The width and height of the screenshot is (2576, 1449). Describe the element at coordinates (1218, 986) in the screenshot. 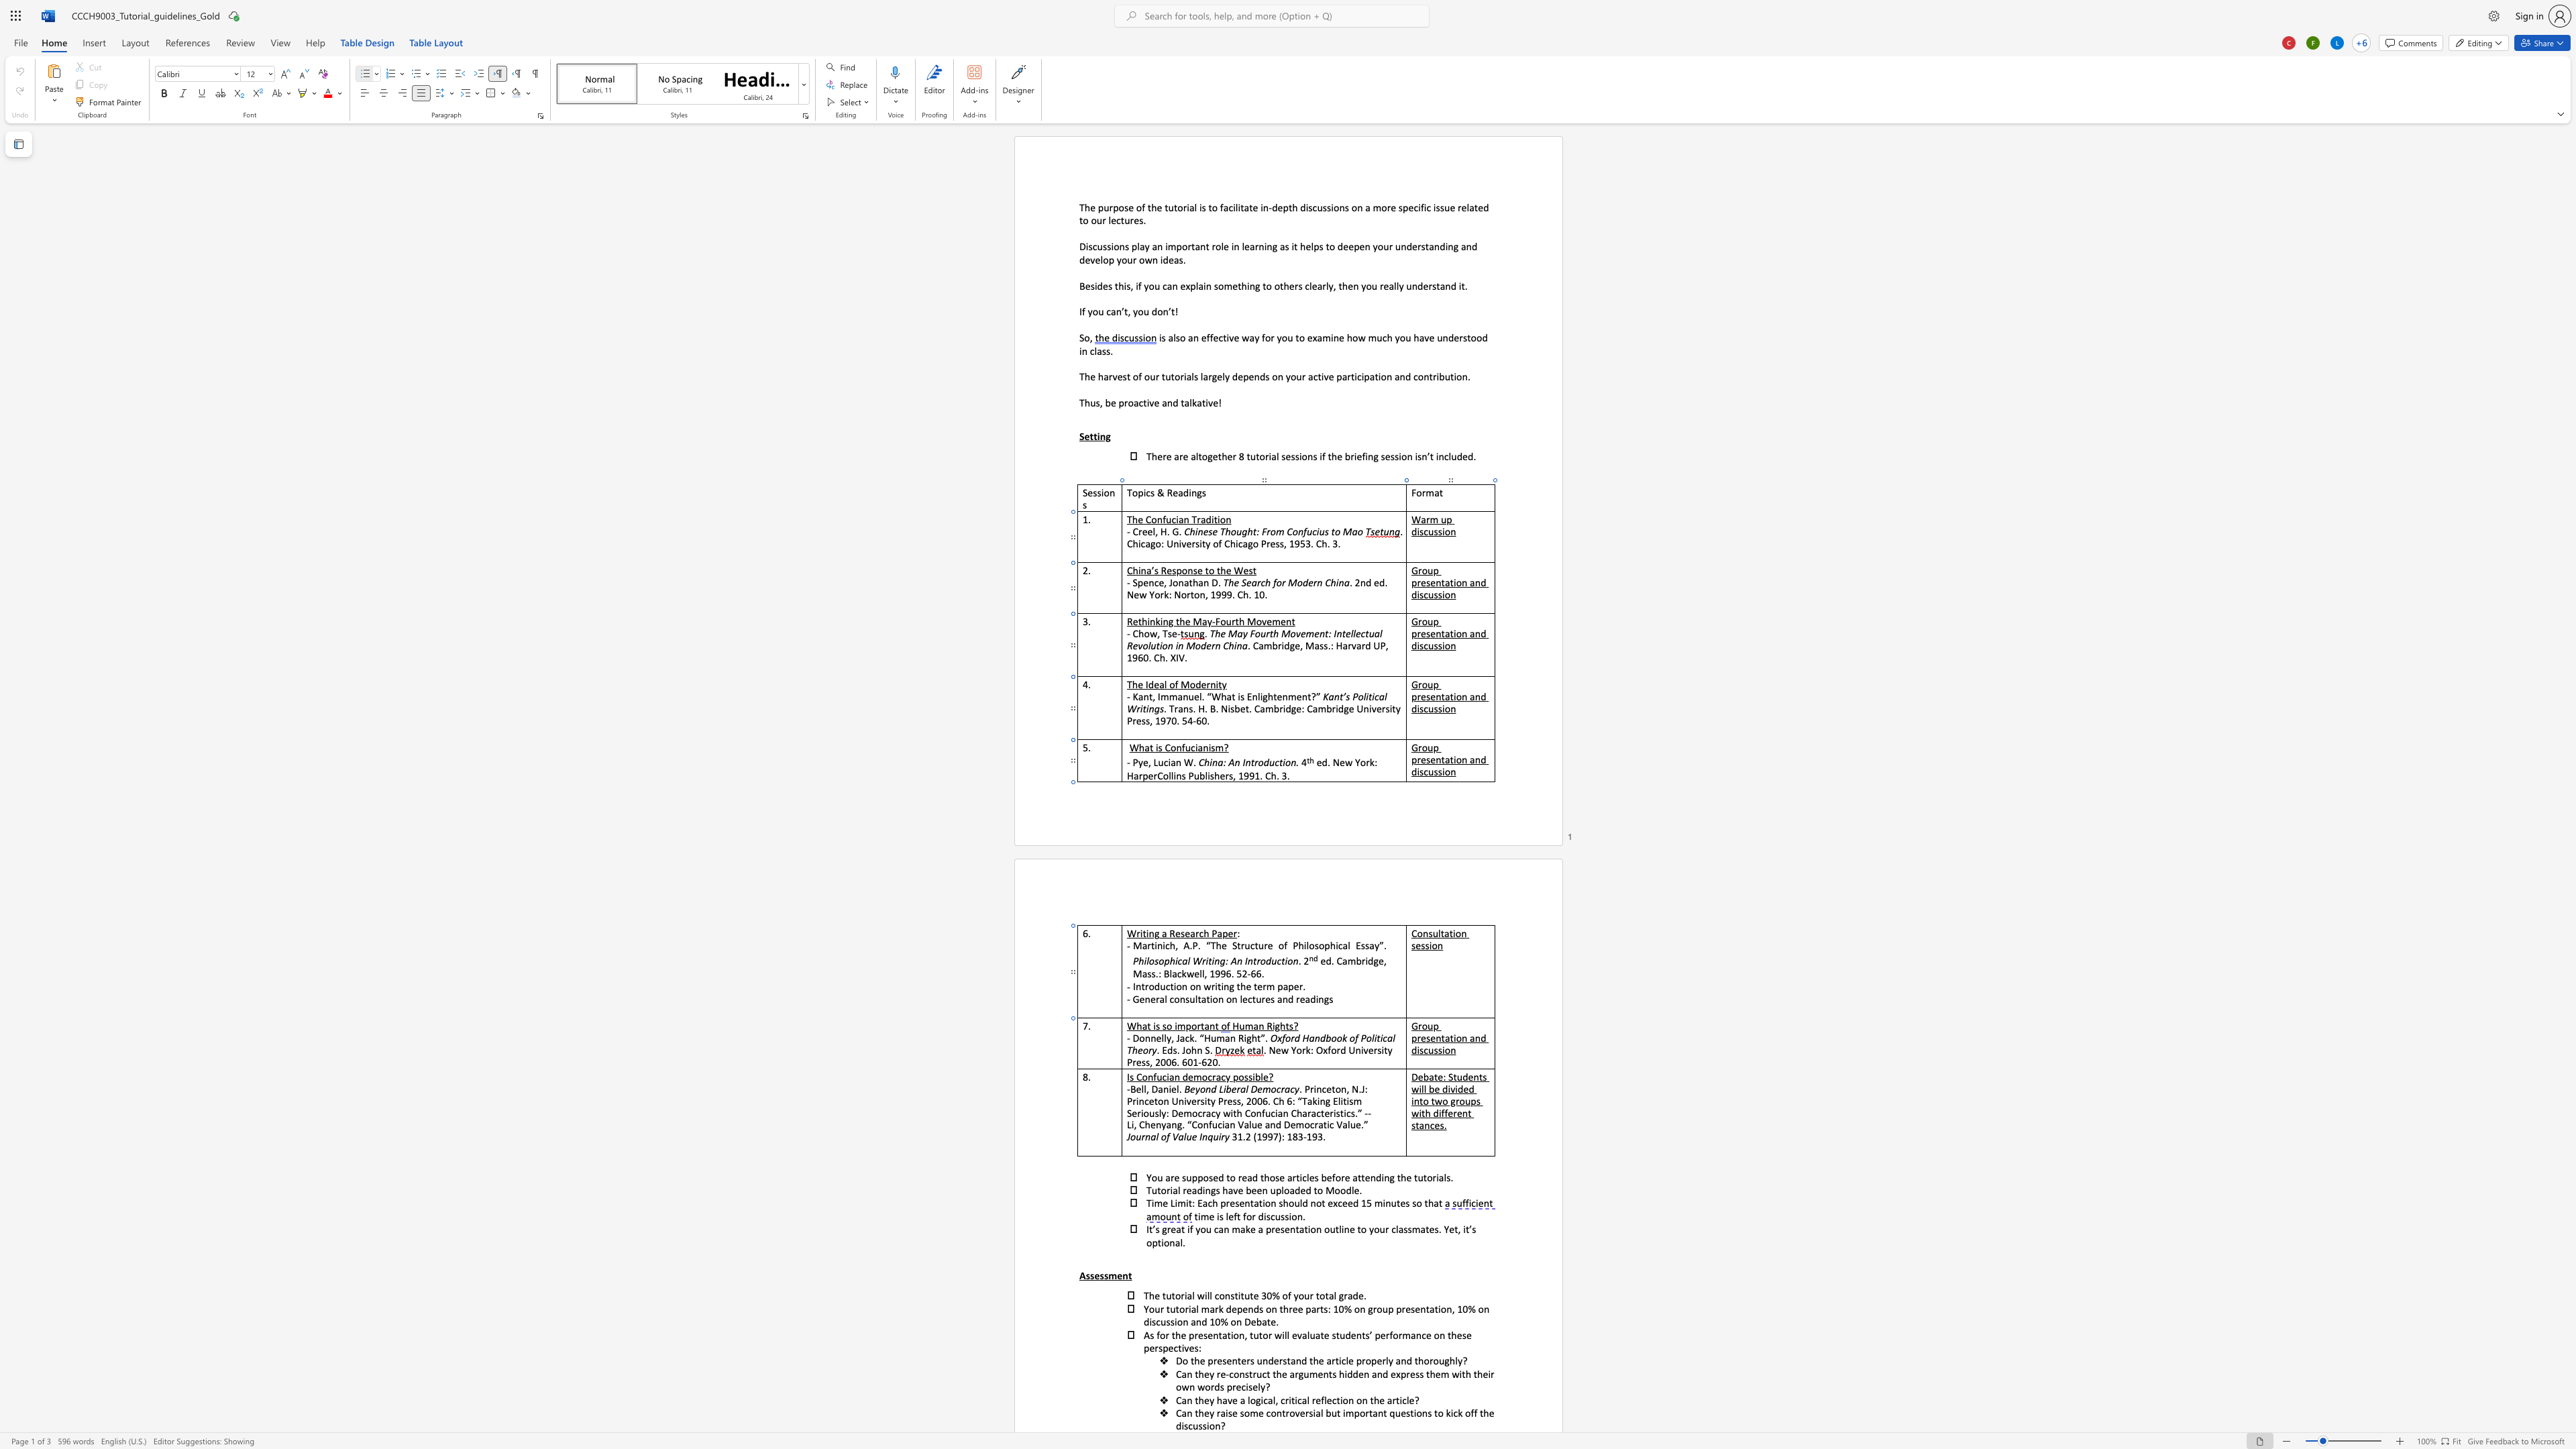

I see `the space between the continuous character "i" and "t" in the text` at that location.